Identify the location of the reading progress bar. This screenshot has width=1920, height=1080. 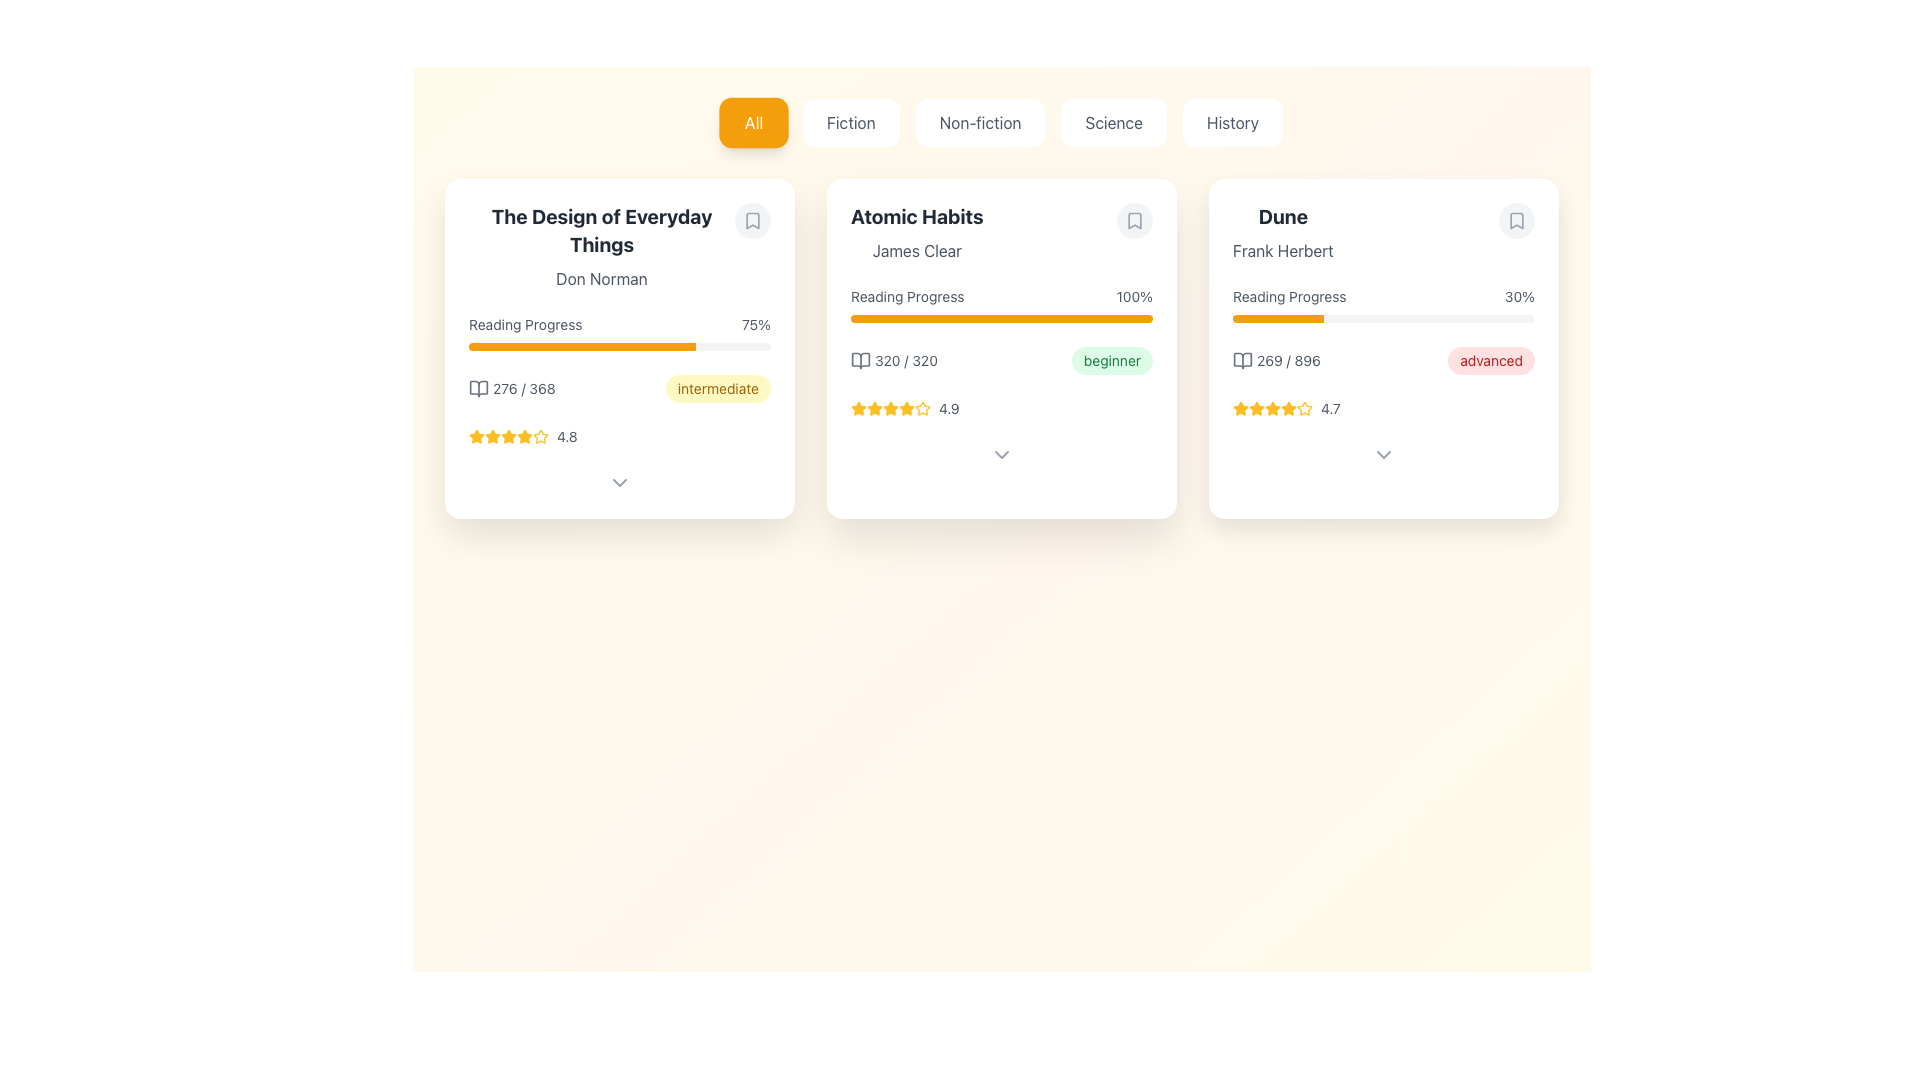
(628, 346).